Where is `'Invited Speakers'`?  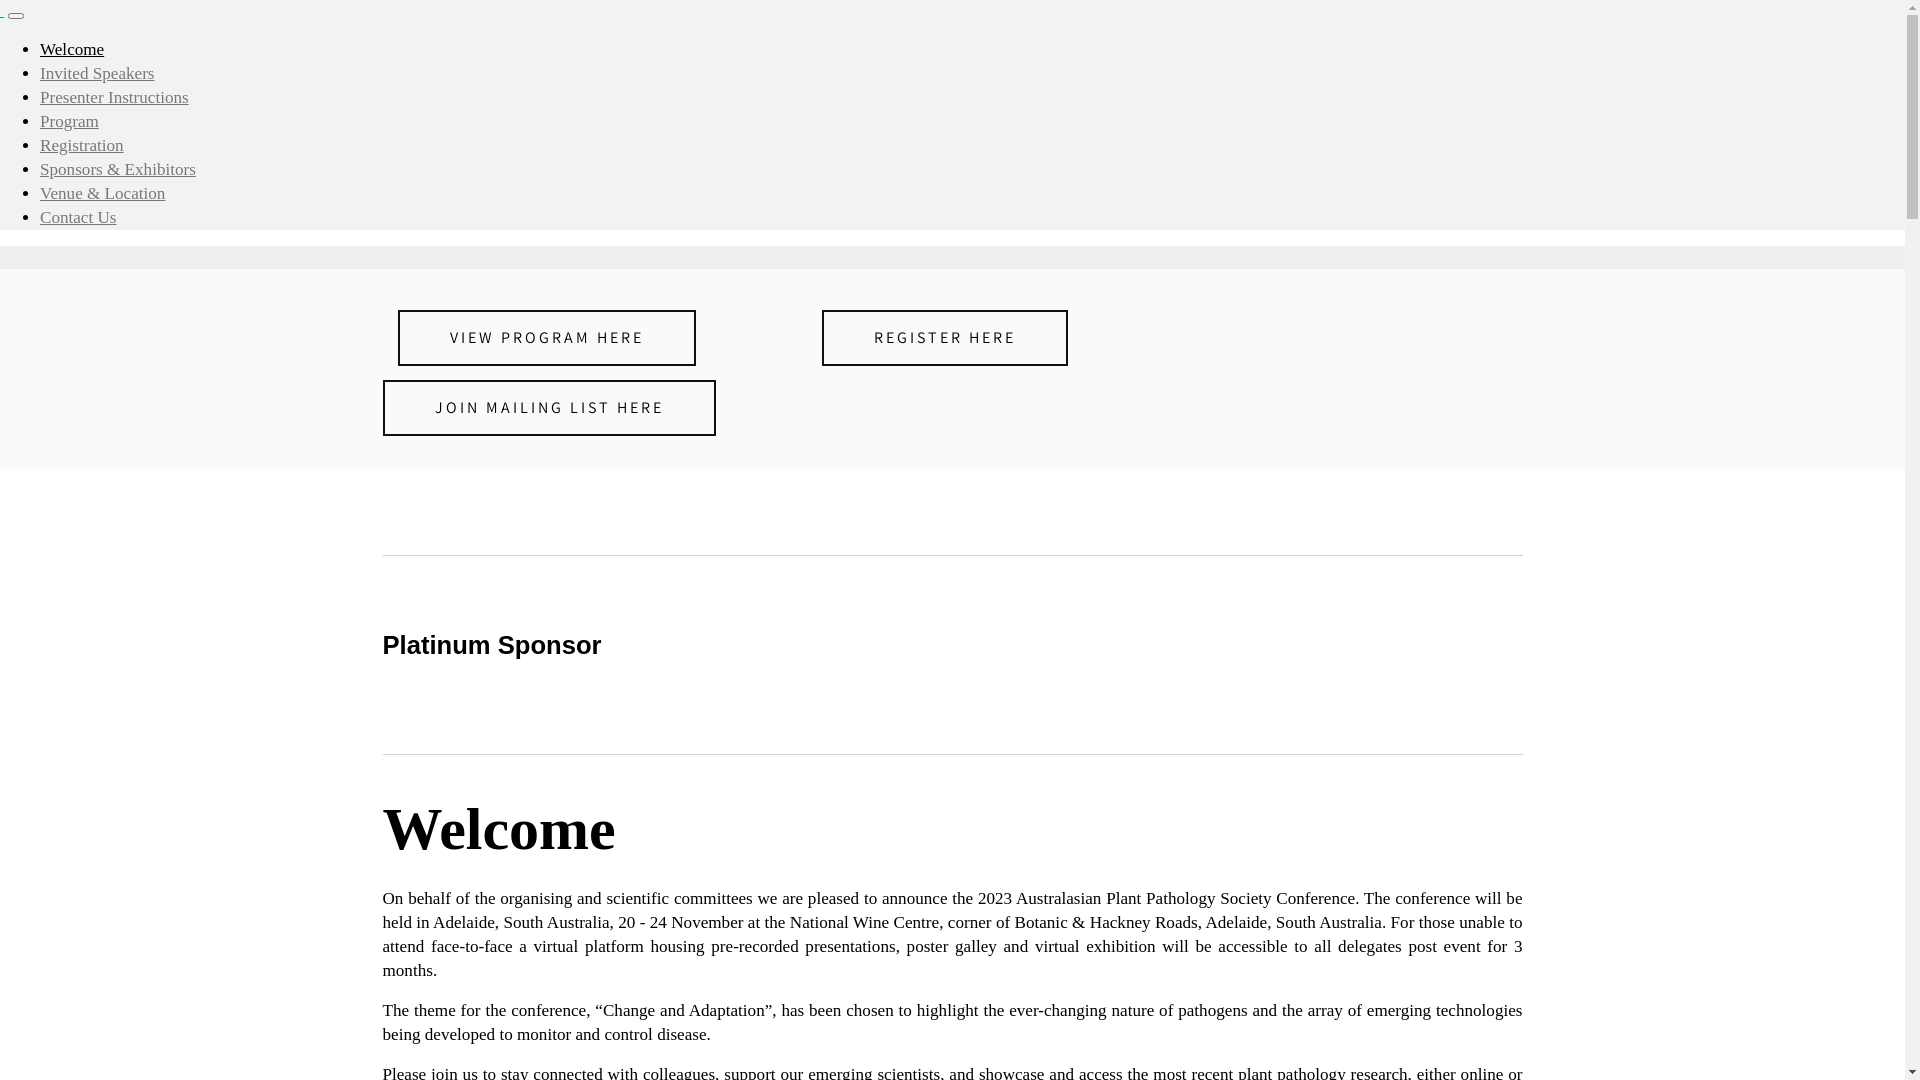 'Invited Speakers' is located at coordinates (96, 72).